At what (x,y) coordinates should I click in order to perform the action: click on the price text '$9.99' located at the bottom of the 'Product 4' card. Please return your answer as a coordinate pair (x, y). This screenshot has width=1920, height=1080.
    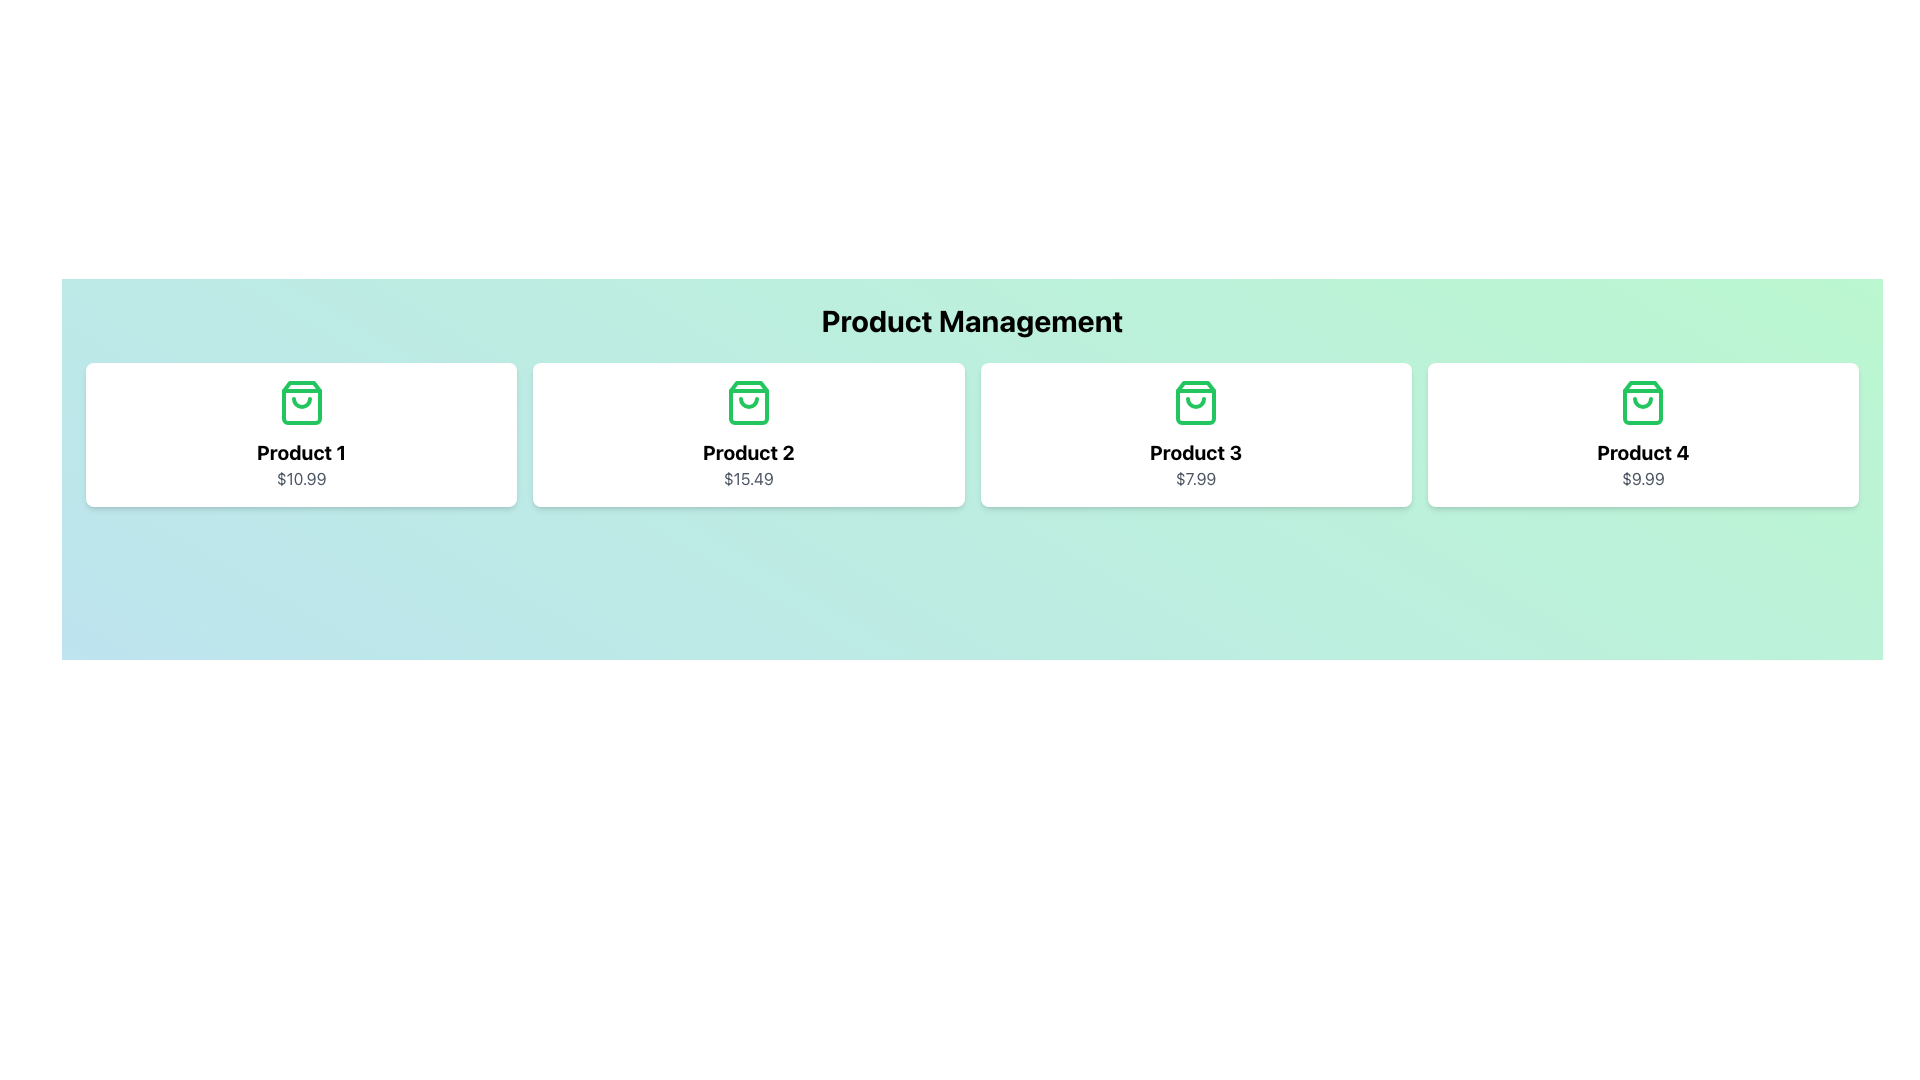
    Looking at the image, I should click on (1643, 478).